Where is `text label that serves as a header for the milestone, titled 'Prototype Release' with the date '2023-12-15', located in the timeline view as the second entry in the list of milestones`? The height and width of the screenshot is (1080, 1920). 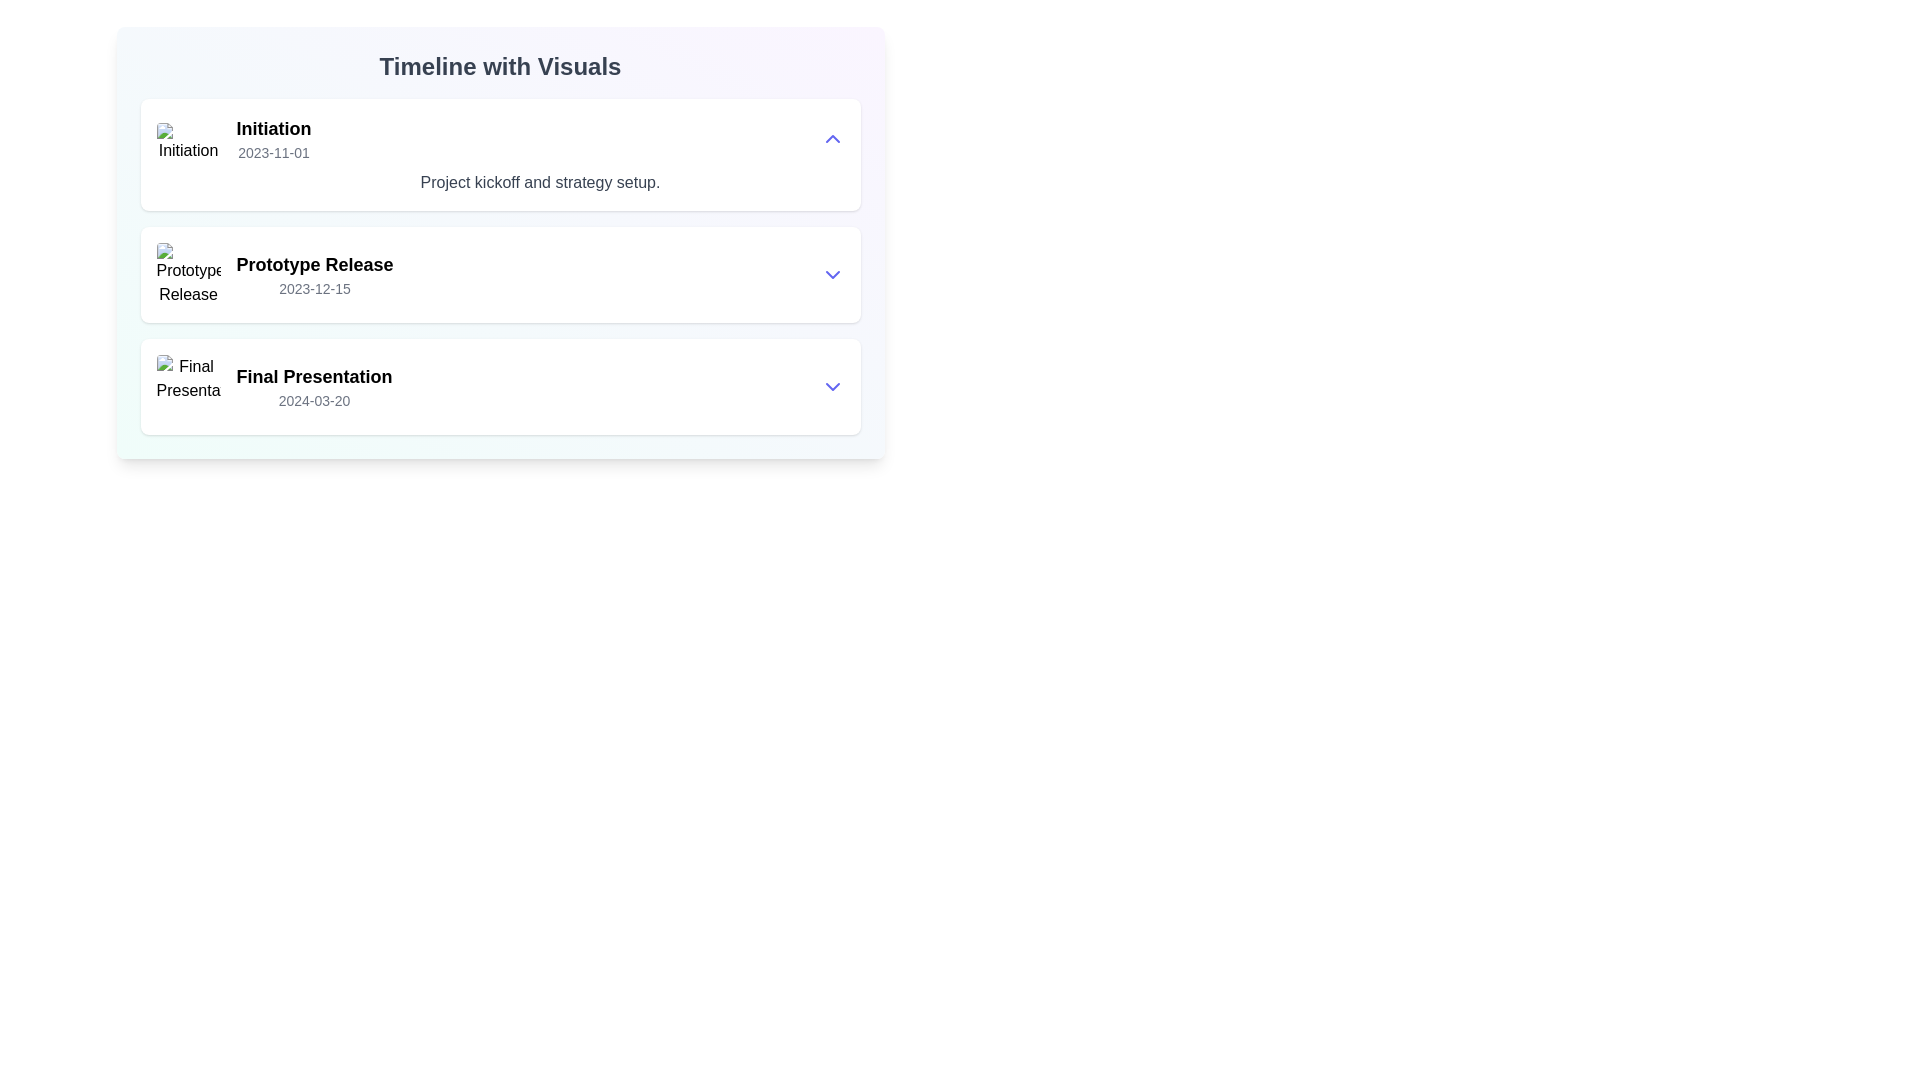
text label that serves as a header for the milestone, titled 'Prototype Release' with the date '2023-12-15', located in the timeline view as the second entry in the list of milestones is located at coordinates (314, 274).